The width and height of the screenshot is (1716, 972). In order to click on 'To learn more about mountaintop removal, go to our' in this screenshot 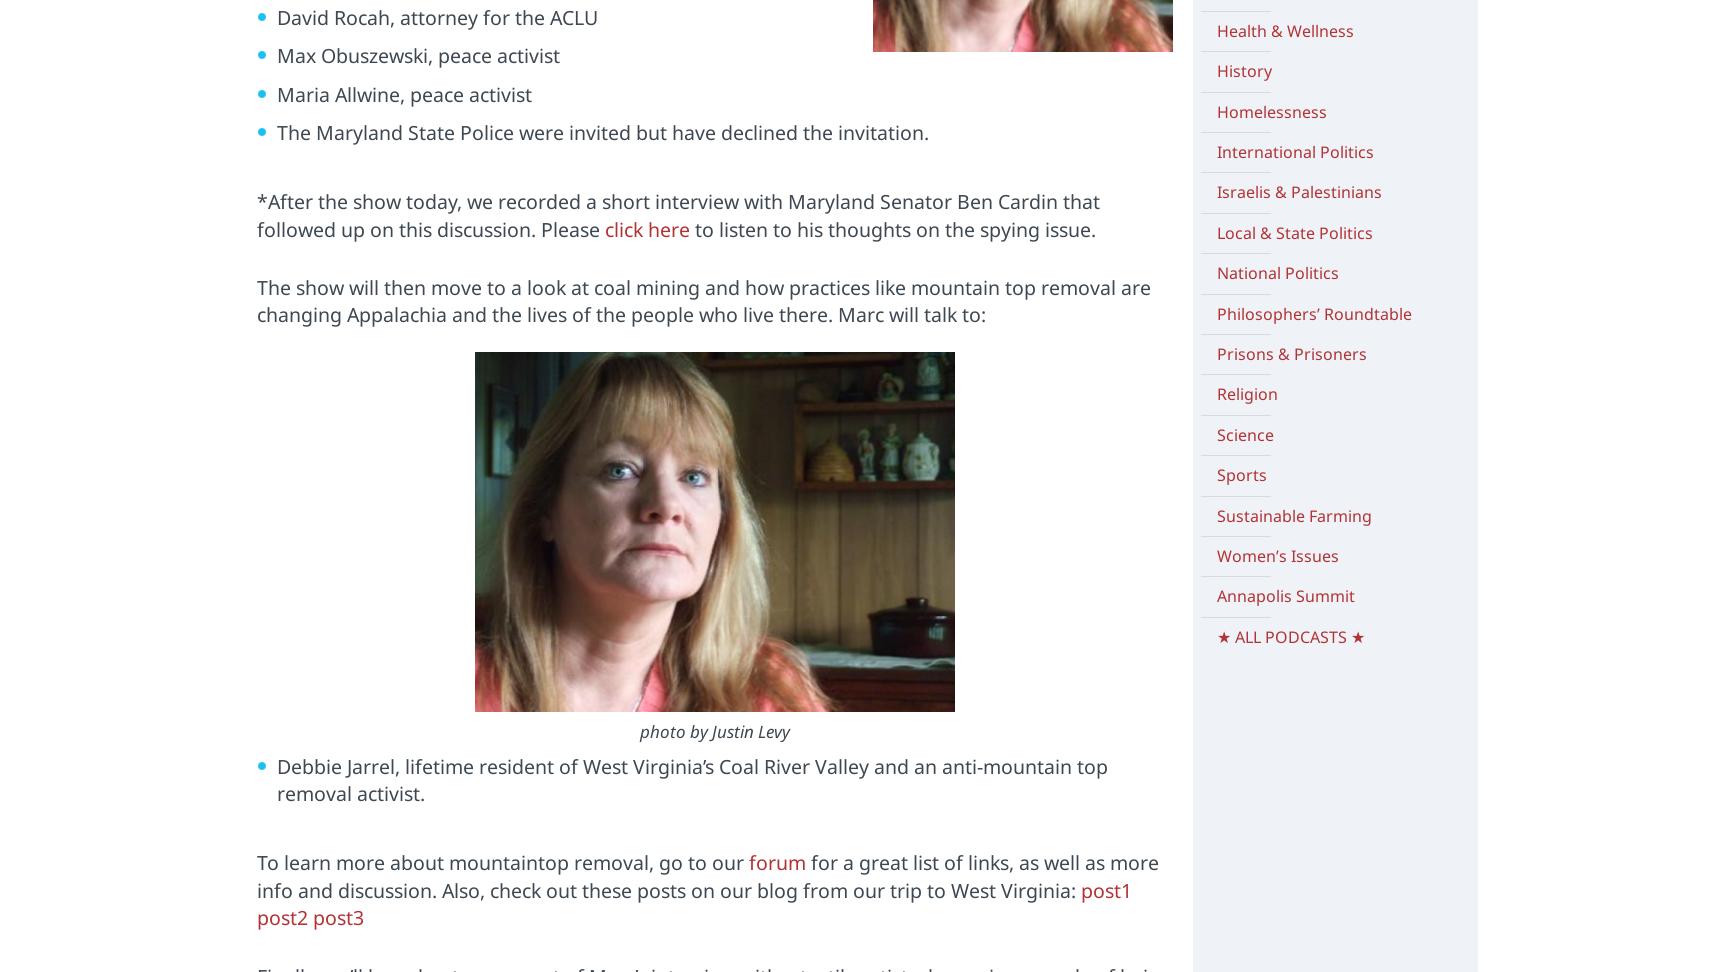, I will do `click(501, 862)`.